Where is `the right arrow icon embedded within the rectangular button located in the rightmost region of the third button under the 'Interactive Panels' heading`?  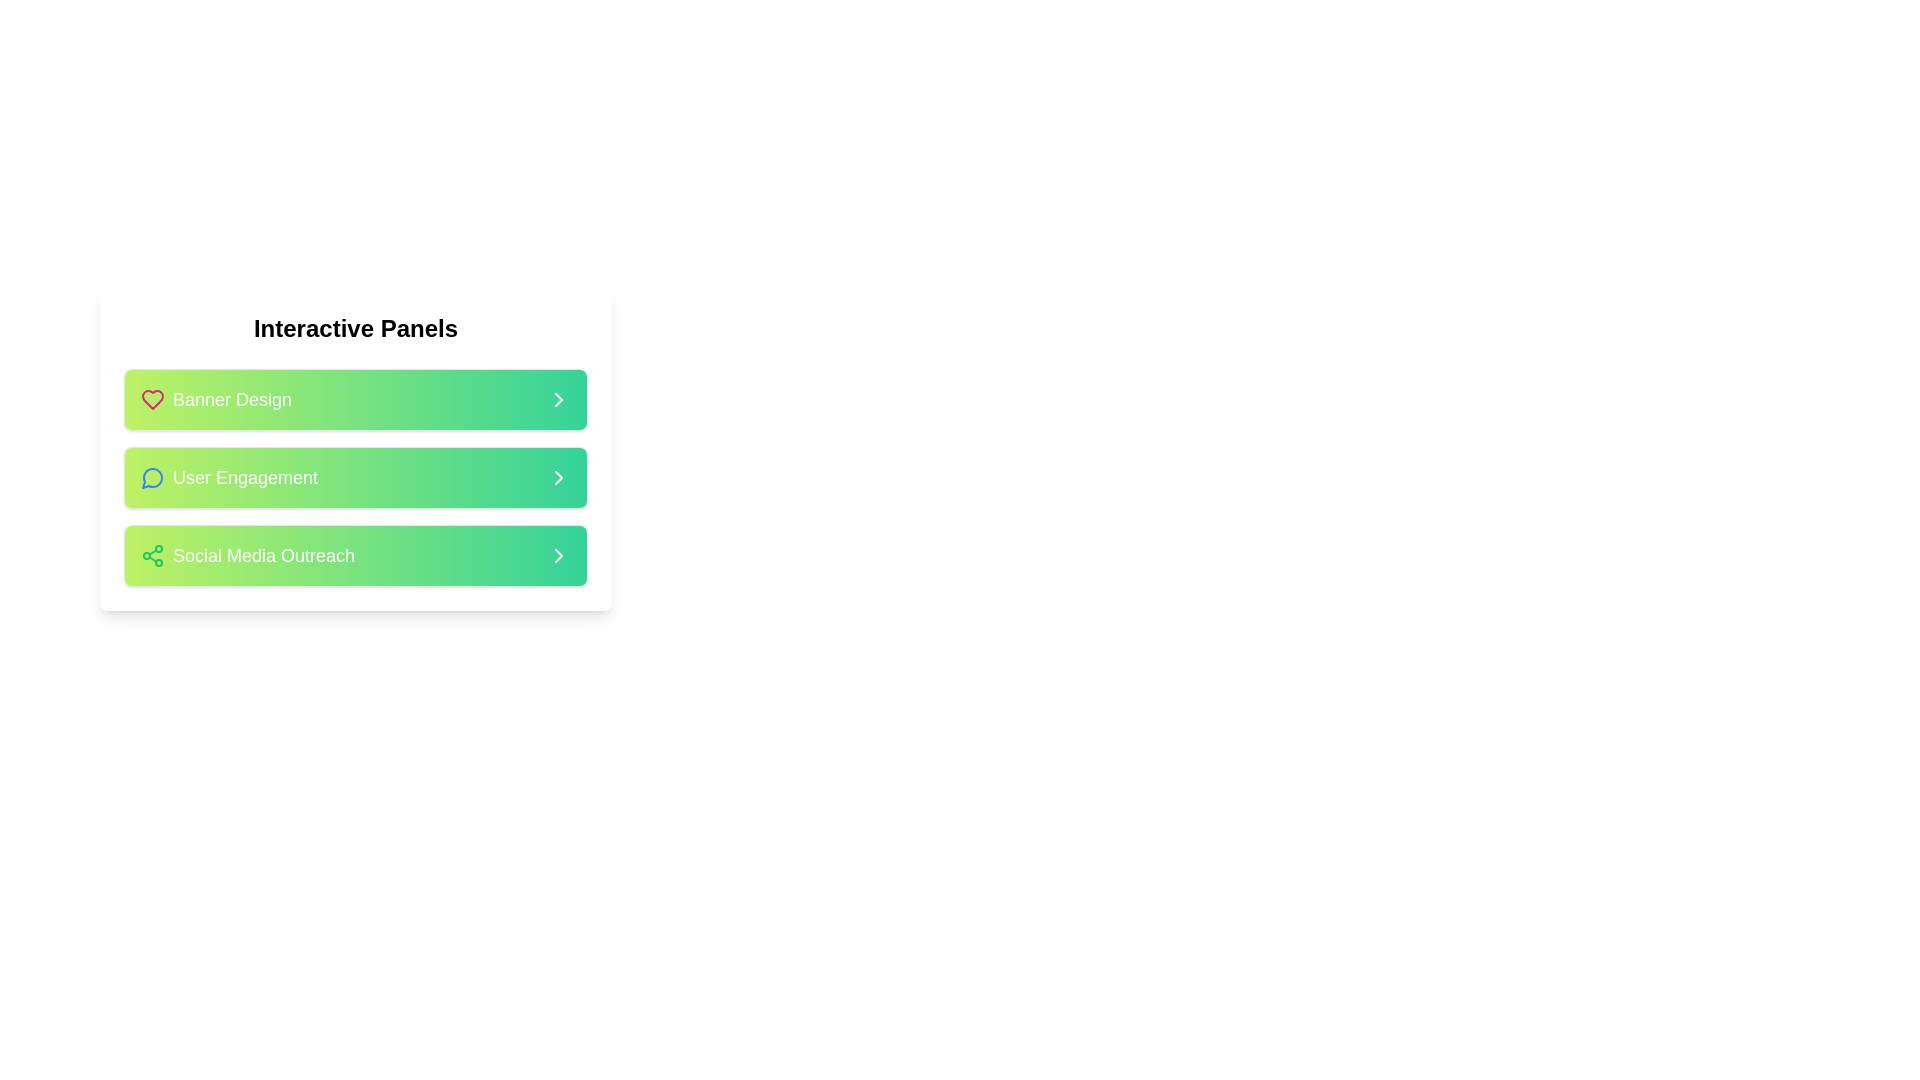 the right arrow icon embedded within the rectangular button located in the rightmost region of the third button under the 'Interactive Panels' heading is located at coordinates (558, 555).